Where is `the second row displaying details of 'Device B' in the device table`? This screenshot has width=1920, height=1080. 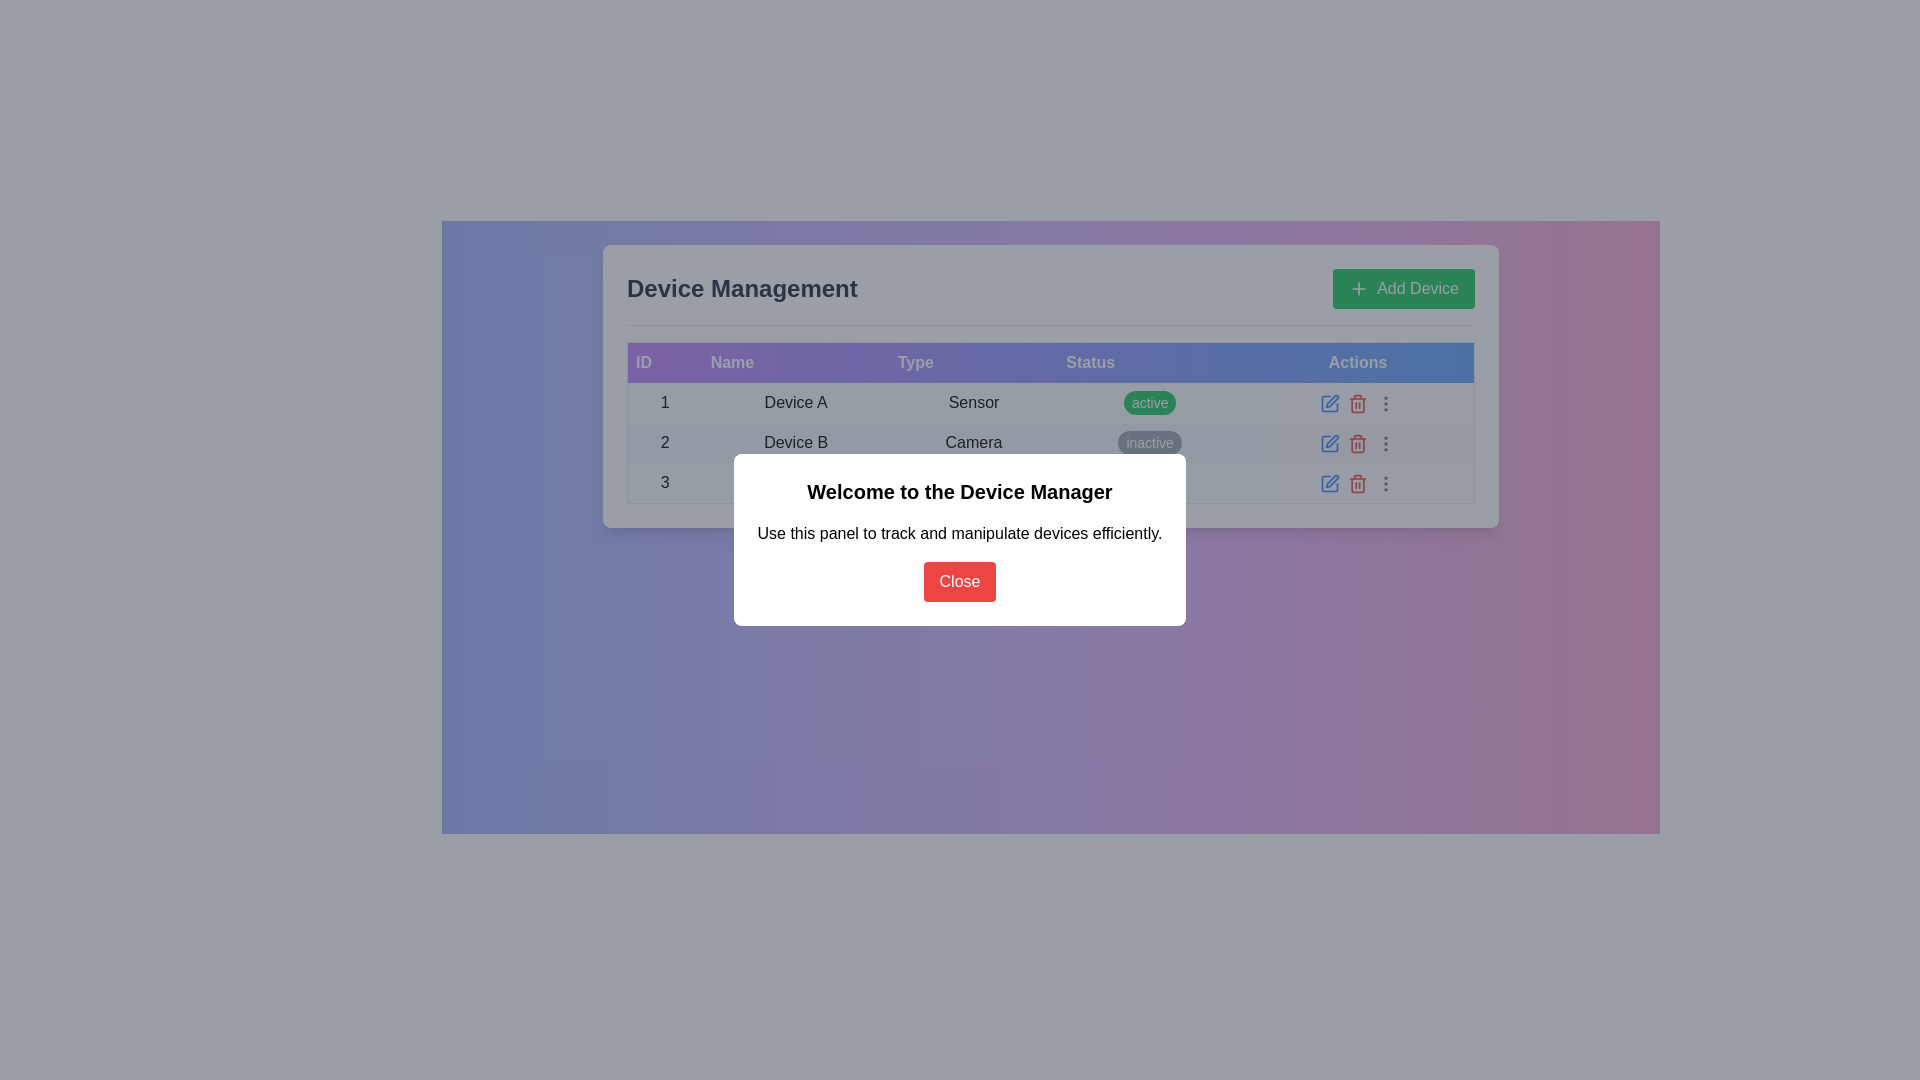
the second row displaying details of 'Device B' in the device table is located at coordinates (1050, 442).